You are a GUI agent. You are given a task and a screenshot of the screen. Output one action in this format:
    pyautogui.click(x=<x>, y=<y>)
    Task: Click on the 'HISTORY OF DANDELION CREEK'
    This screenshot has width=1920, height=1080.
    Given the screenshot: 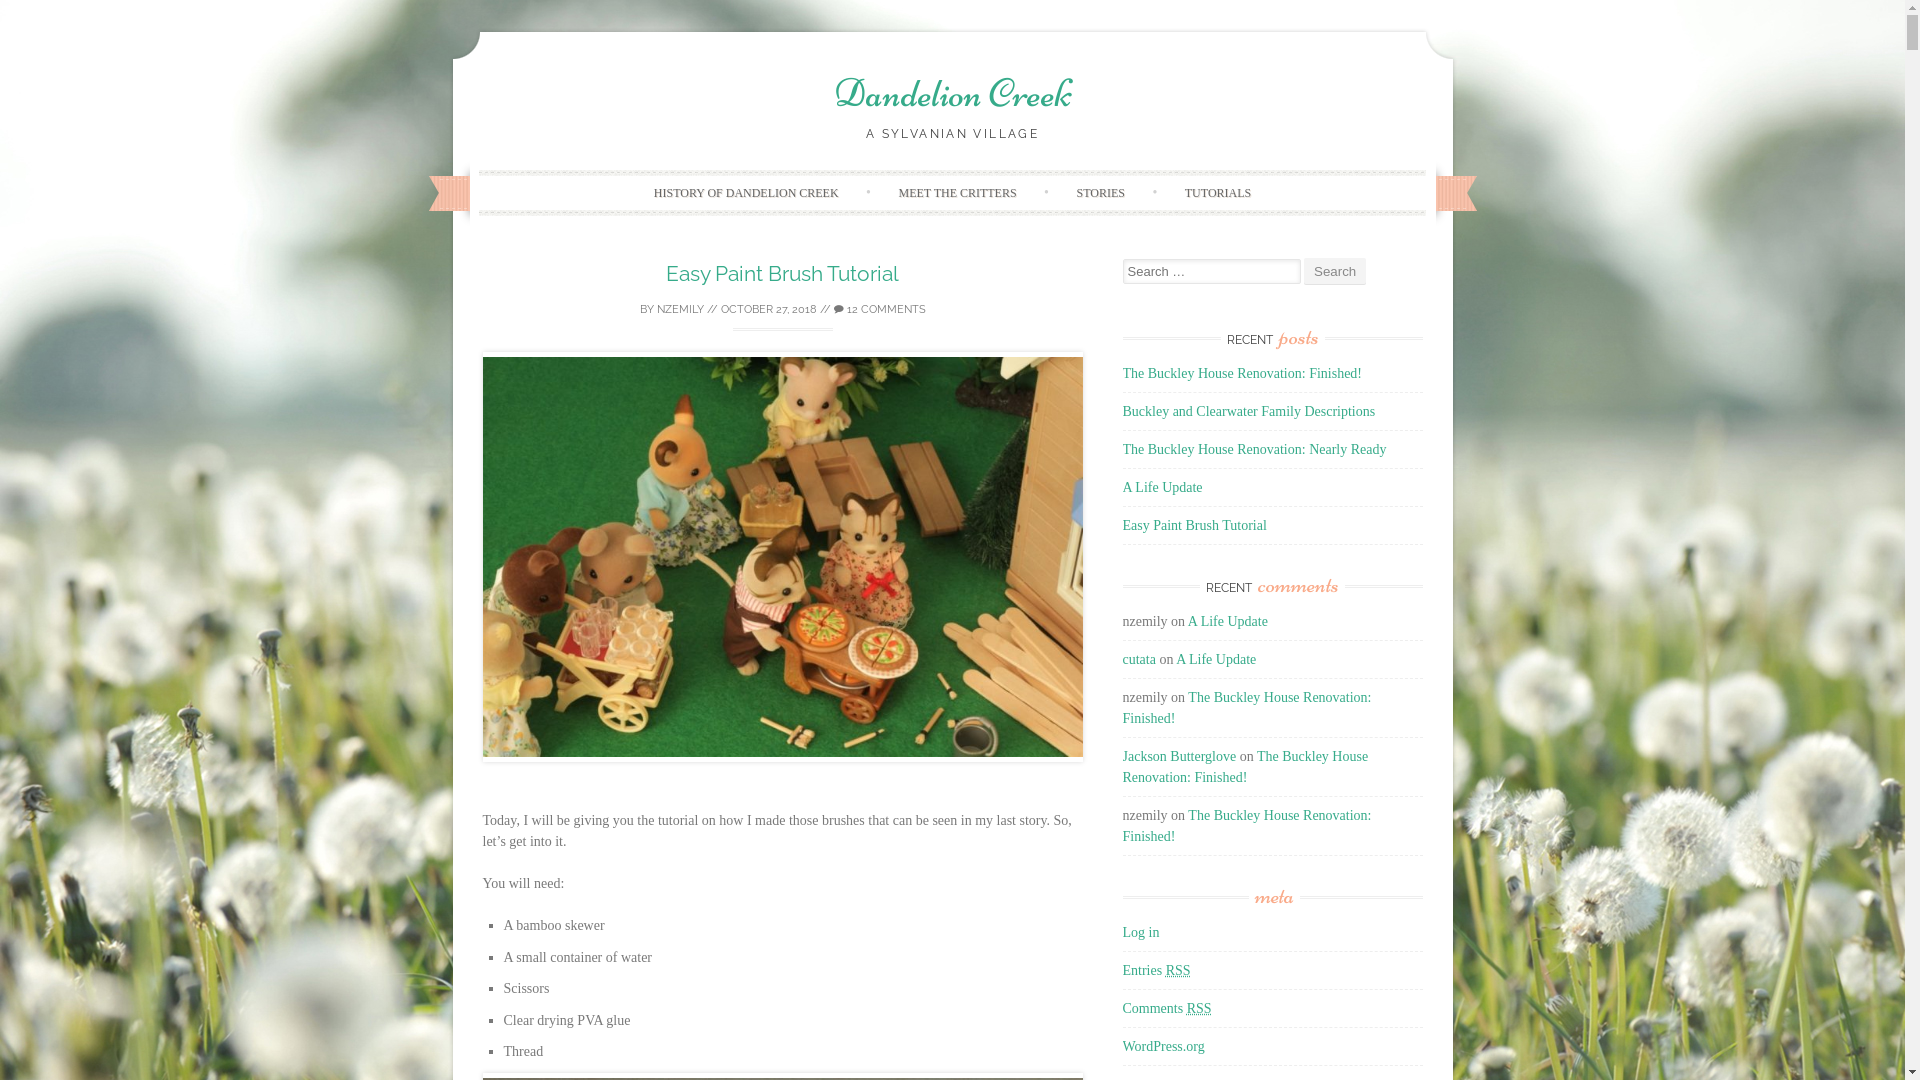 What is the action you would take?
    pyautogui.click(x=628, y=192)
    